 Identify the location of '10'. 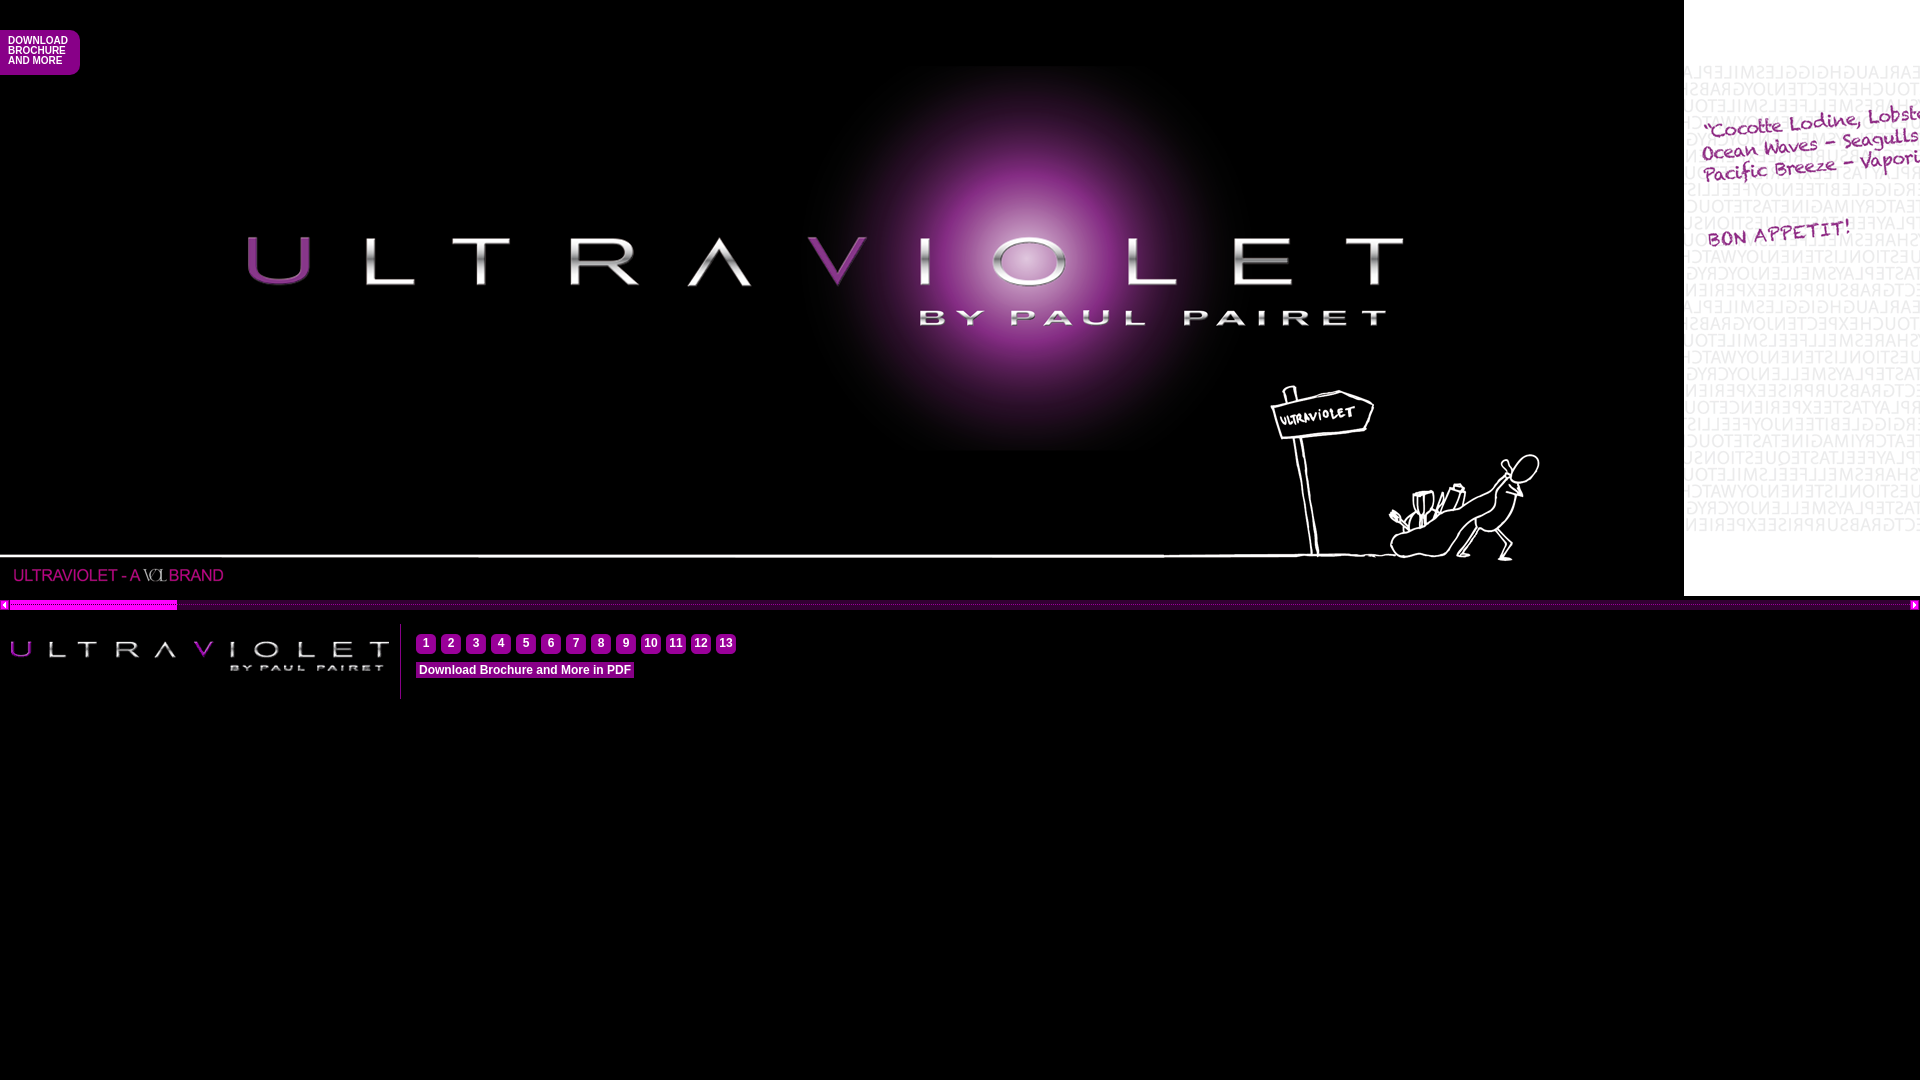
(651, 644).